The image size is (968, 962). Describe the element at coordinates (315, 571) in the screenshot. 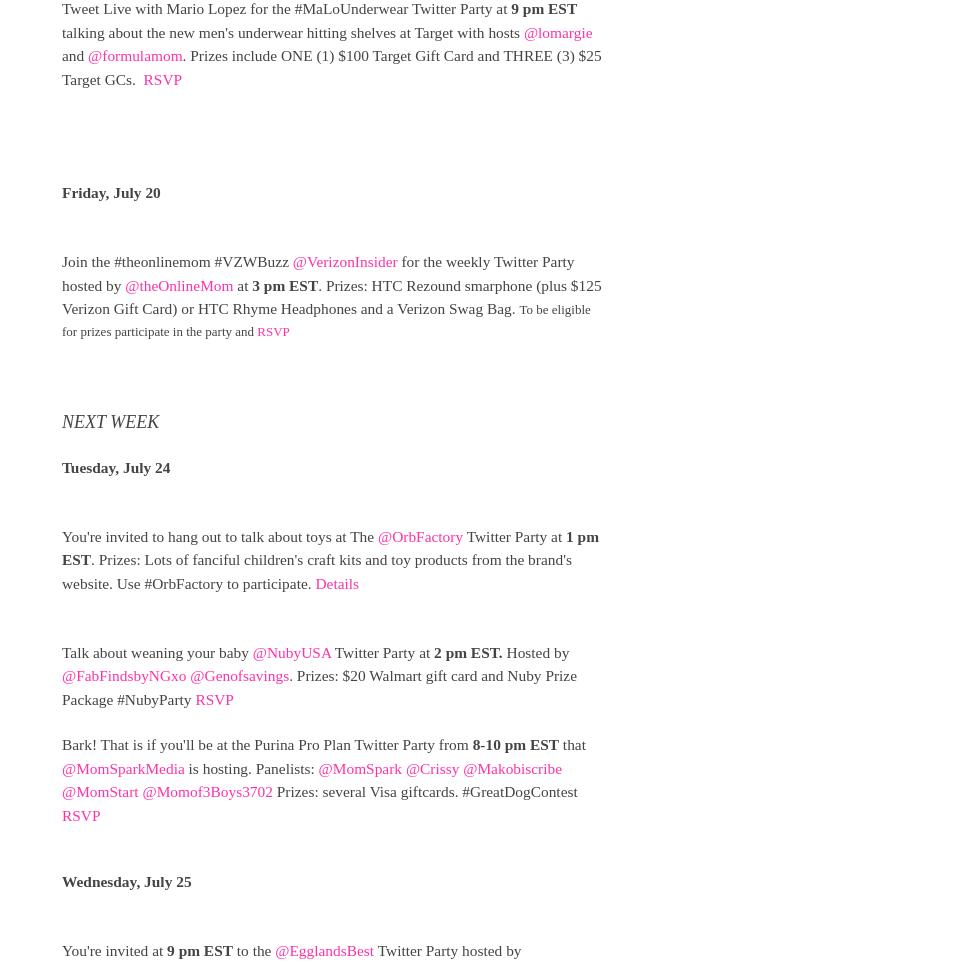

I see `'. Prizes: Lots of fanciful children's craft kits and toy products from the brand's website. Use #OrbFactory to participate.'` at that location.